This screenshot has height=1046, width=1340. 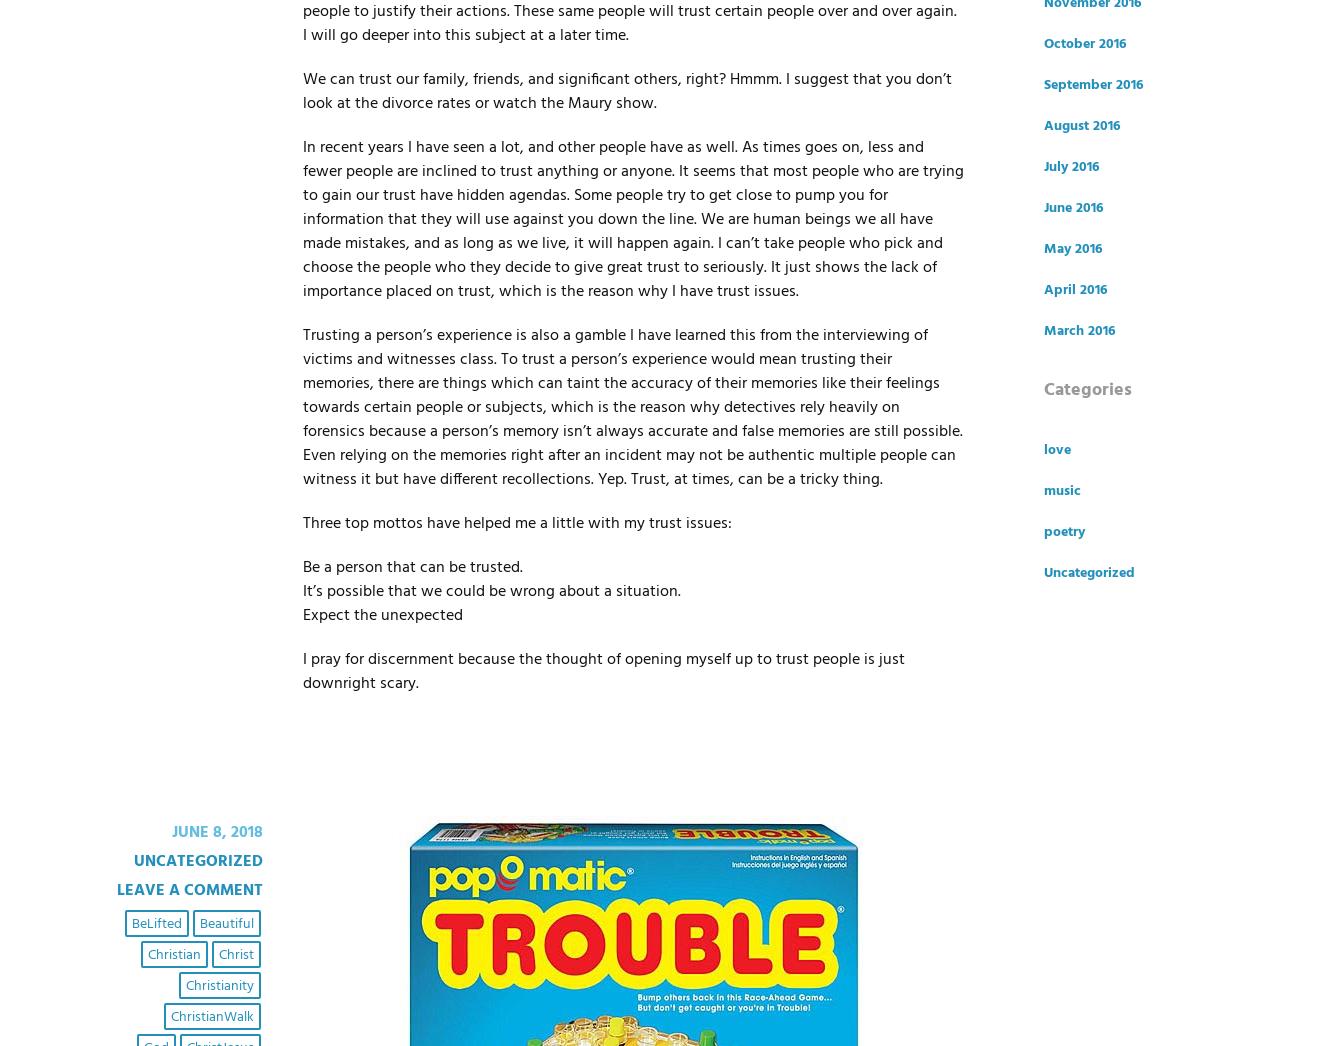 I want to click on 'Trusting a person’s experience is also a gamble I have learned this from the interviewing of victims and witnesses class. To trust a person’s experience would mean trusting their memories, there are things which can taint the accuracy of their memories like their feelings towards certain people or subjects, which is the reason why detectives rely heavily on forensics because a person’s memory isn’t always accurate and false memories are still possible. Even relying on the memories right after an incident may not be authentic multiple people can witness it but have different recollections. Yep. Trust, at times, can be a tricky thing.', so click(x=630, y=406).